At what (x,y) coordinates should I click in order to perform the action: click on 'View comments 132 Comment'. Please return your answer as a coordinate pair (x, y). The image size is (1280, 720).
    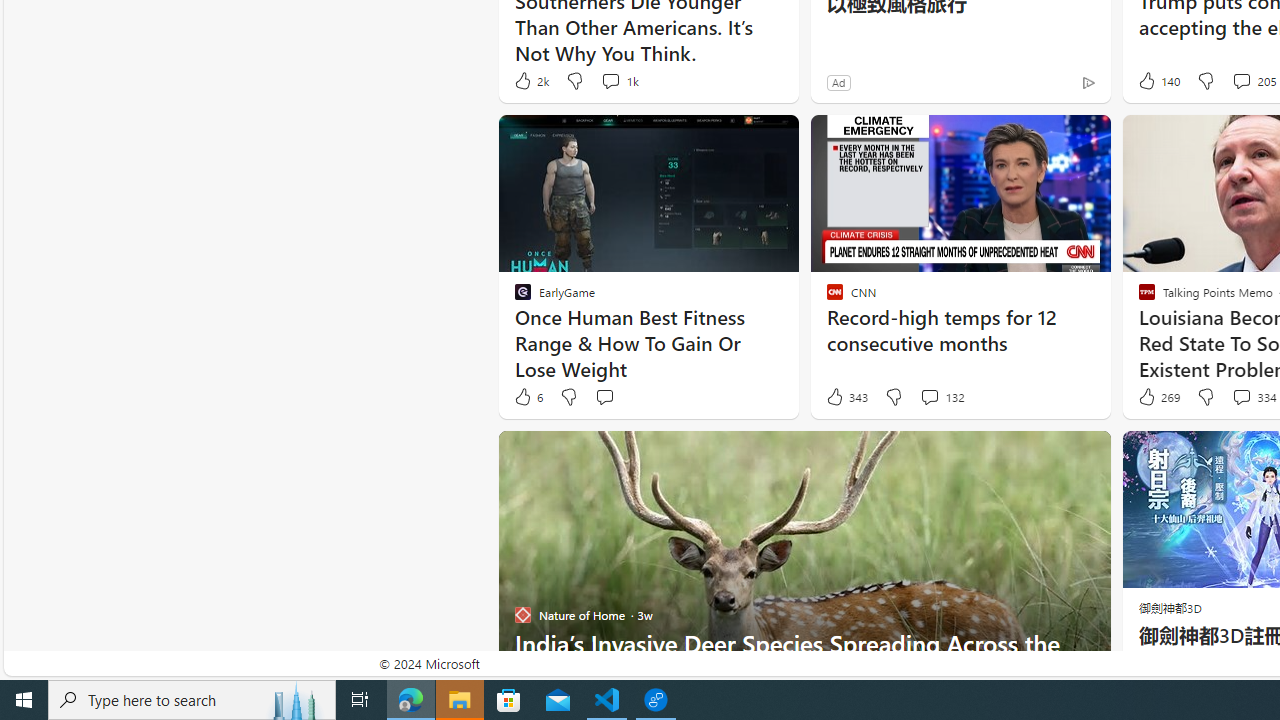
    Looking at the image, I should click on (941, 397).